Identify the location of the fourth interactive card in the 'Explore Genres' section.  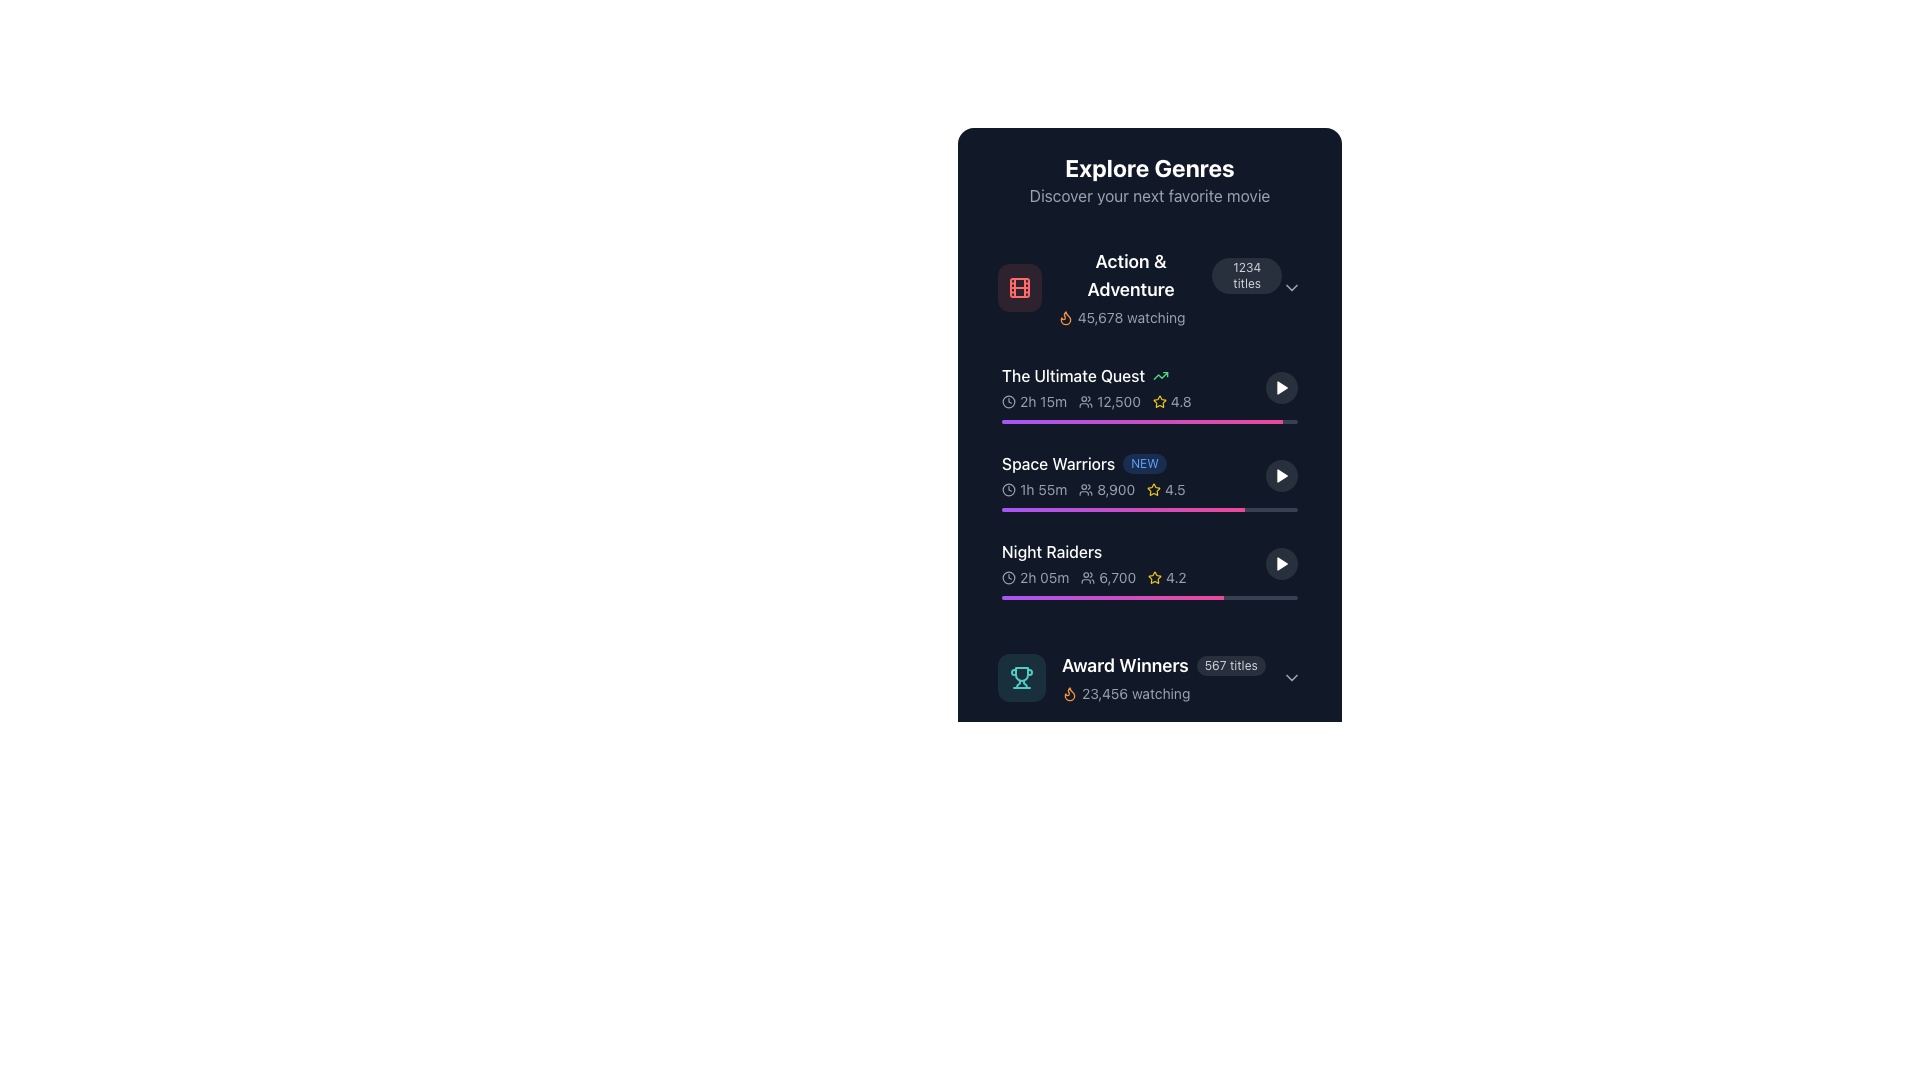
(1150, 677).